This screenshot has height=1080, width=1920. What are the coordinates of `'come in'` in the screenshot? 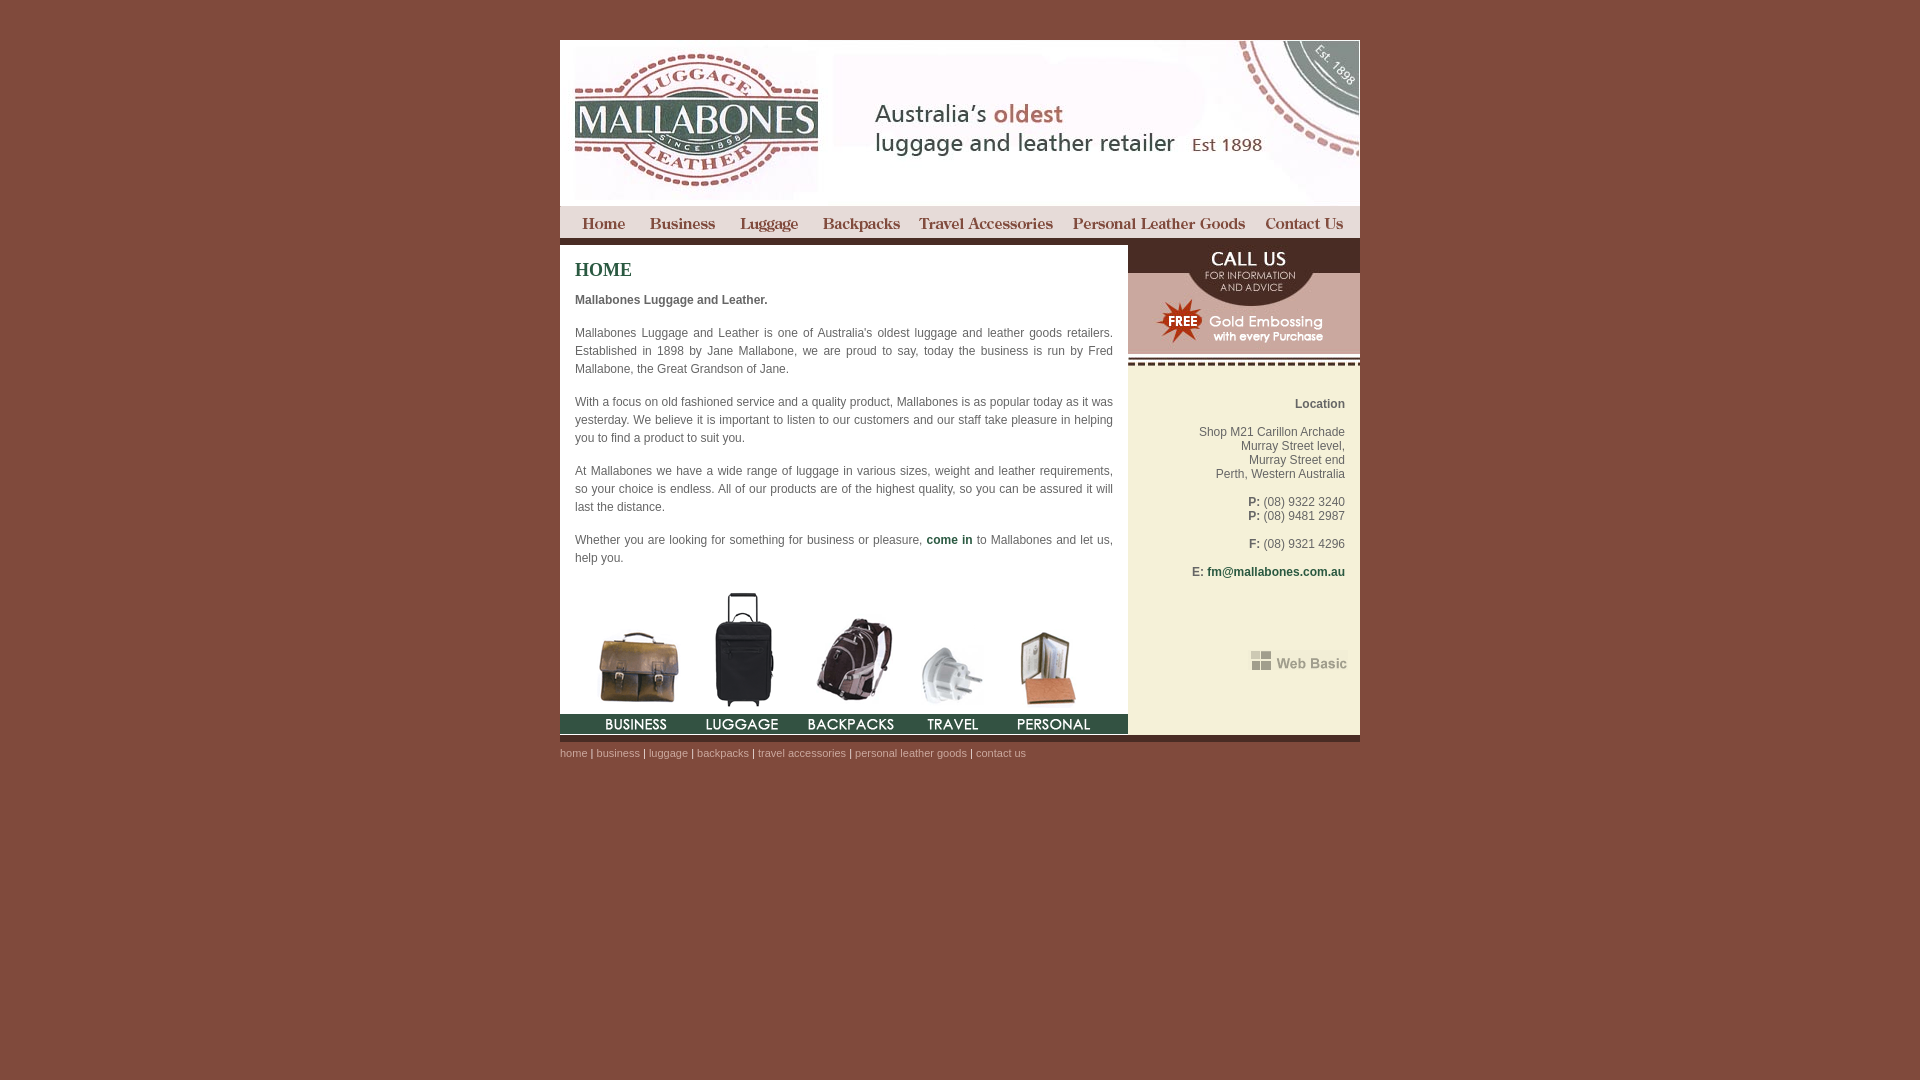 It's located at (949, 540).